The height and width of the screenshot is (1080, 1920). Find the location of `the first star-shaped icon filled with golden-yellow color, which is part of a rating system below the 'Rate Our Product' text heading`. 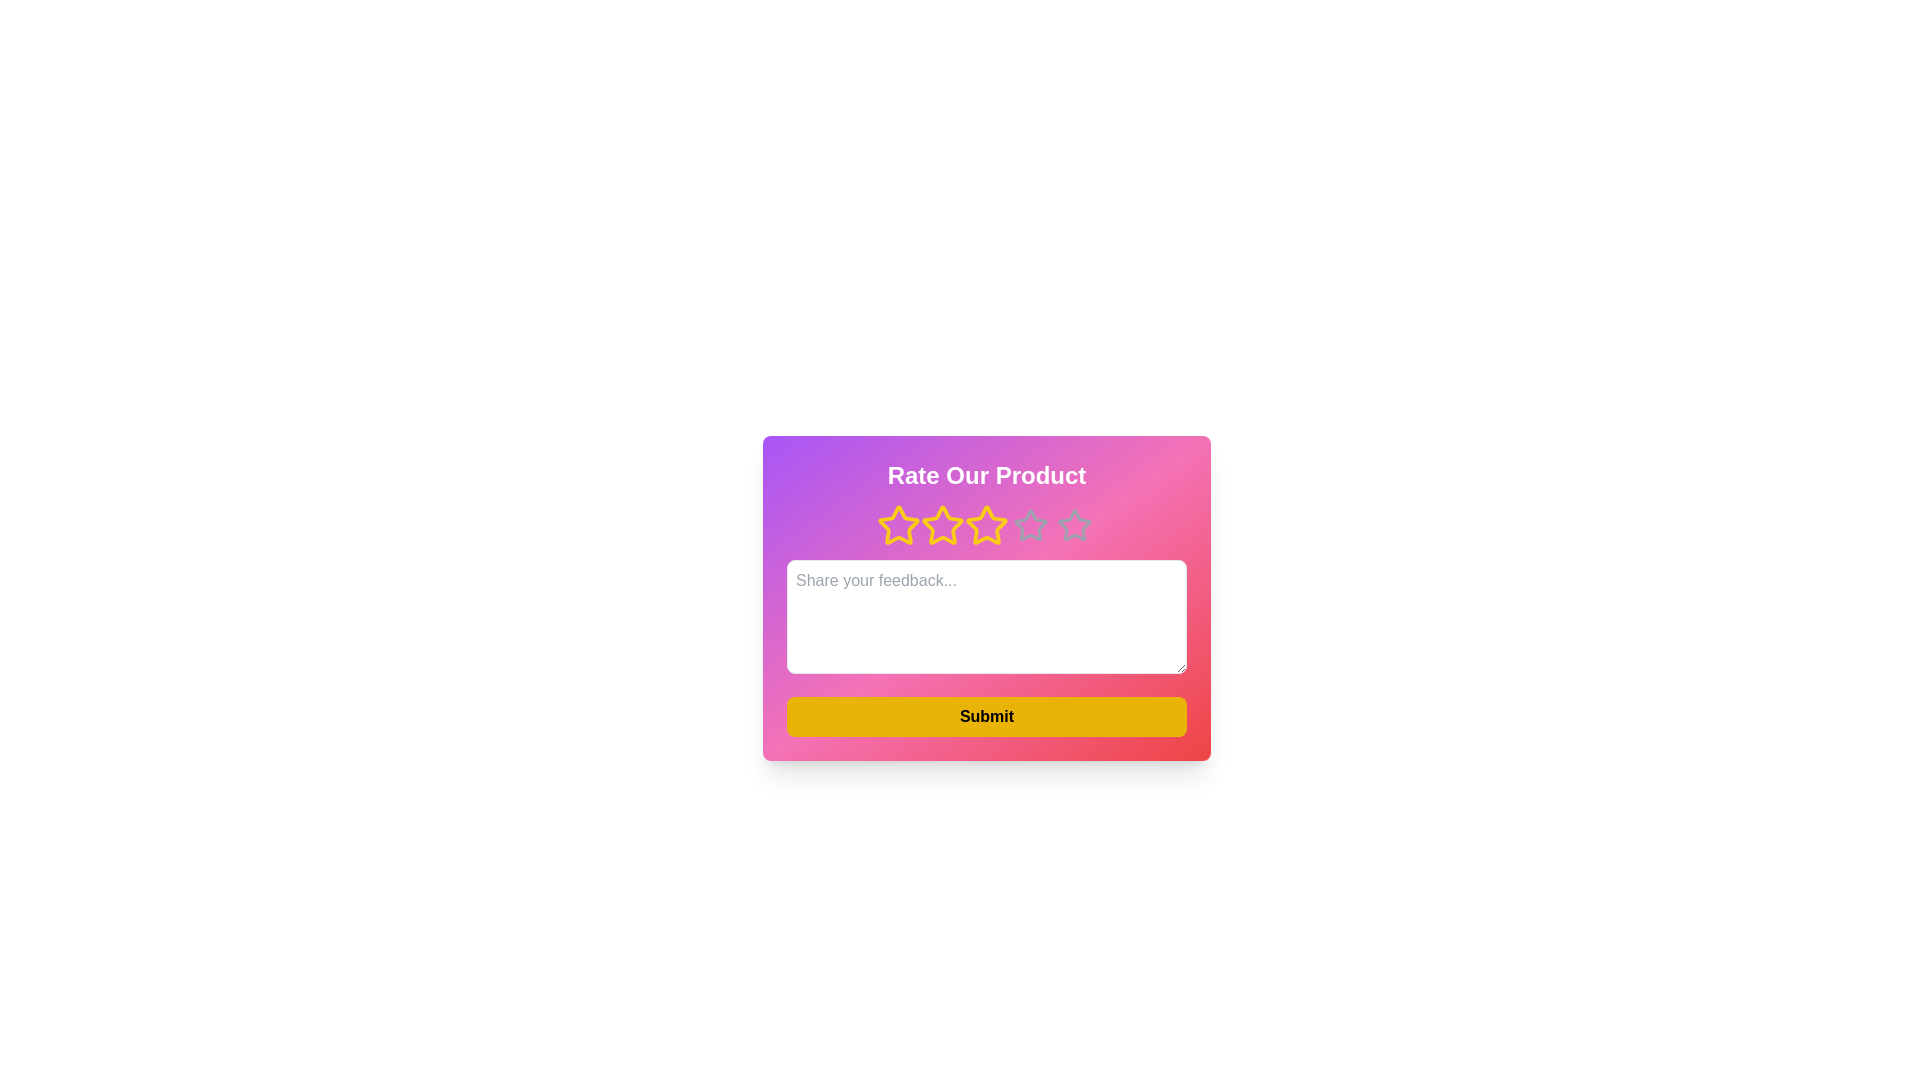

the first star-shaped icon filled with golden-yellow color, which is part of a rating system below the 'Rate Our Product' text heading is located at coordinates (897, 524).